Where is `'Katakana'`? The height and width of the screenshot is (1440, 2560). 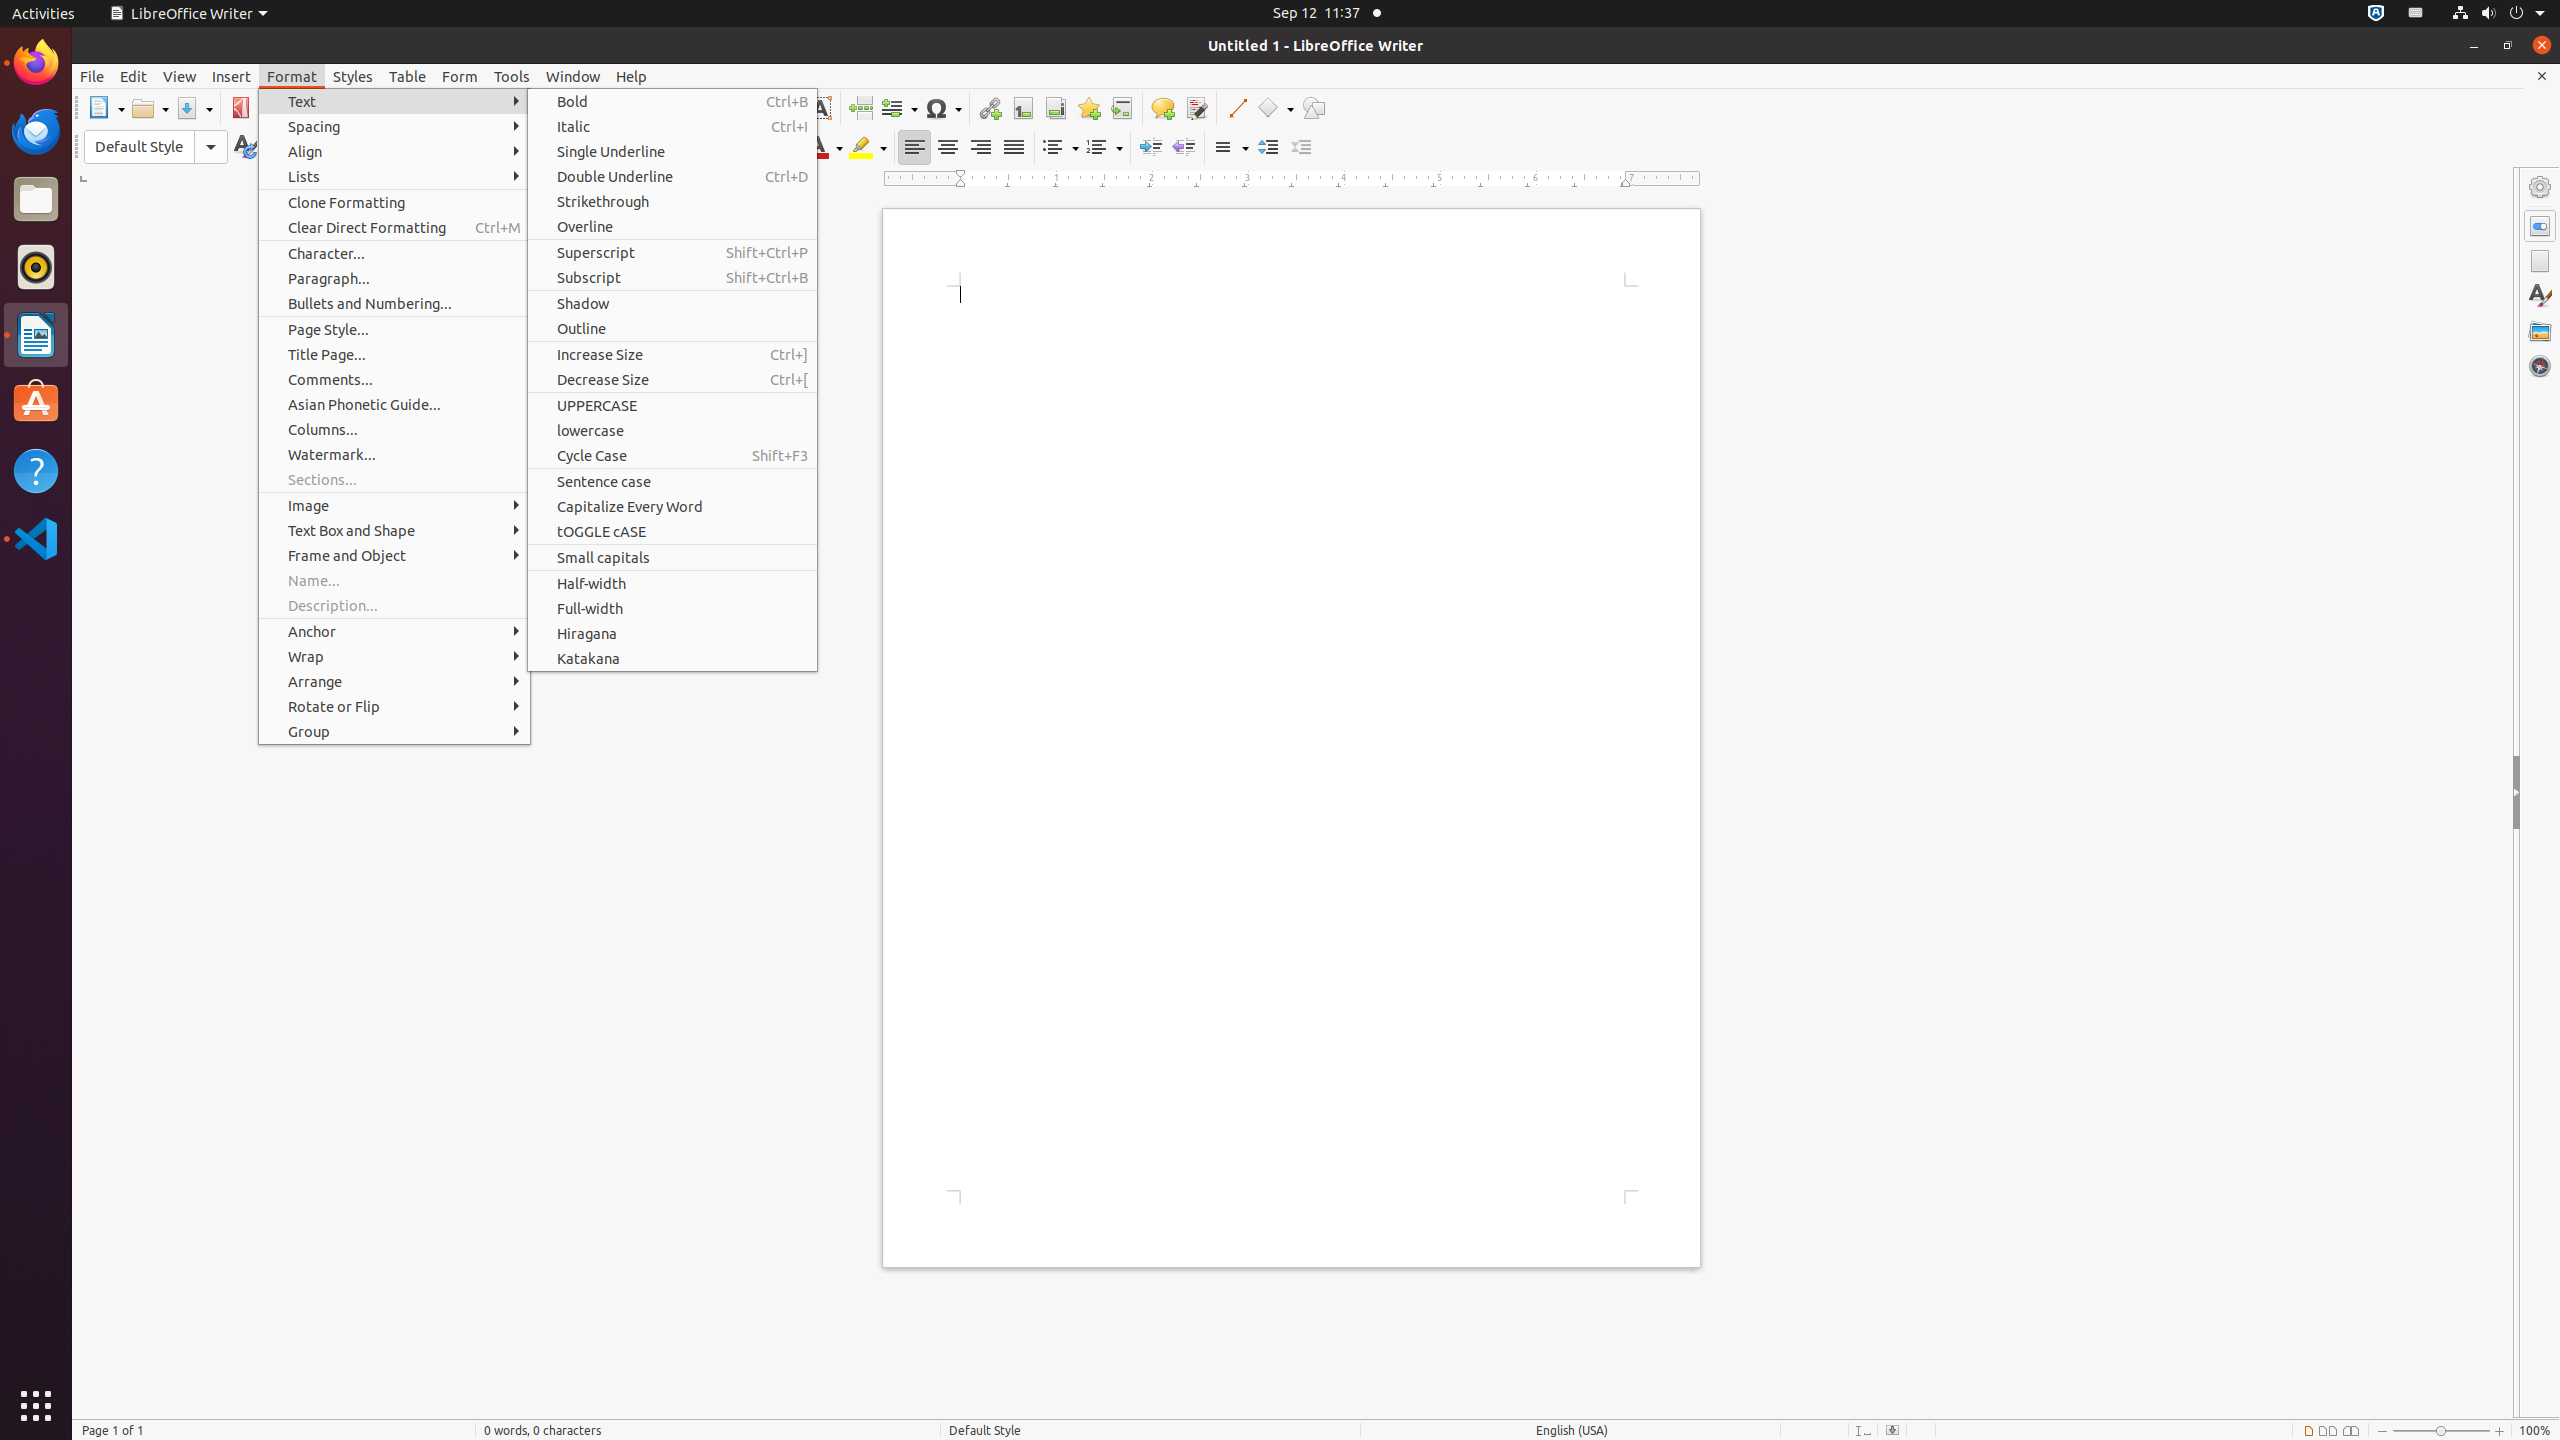
'Katakana' is located at coordinates (672, 658).